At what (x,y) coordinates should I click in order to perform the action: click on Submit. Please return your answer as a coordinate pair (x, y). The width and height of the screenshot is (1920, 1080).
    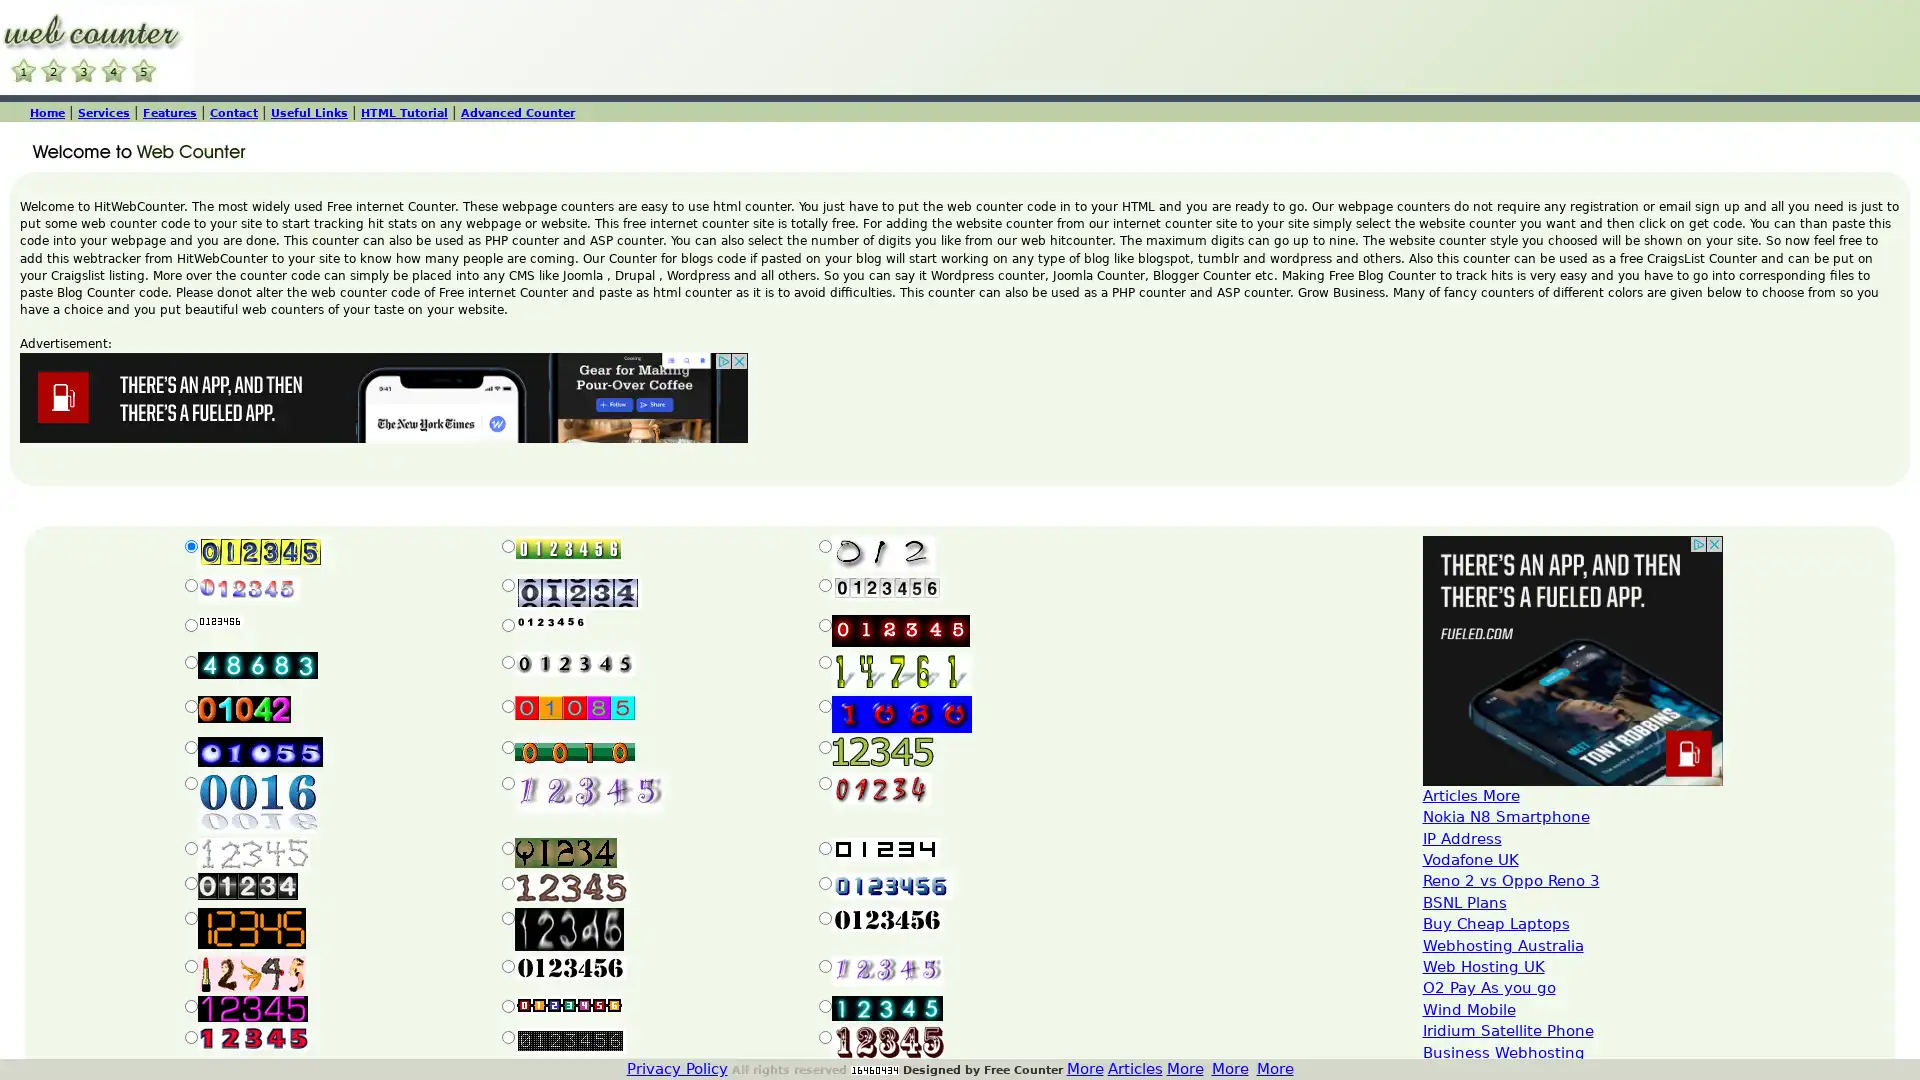
    Looking at the image, I should click on (885, 968).